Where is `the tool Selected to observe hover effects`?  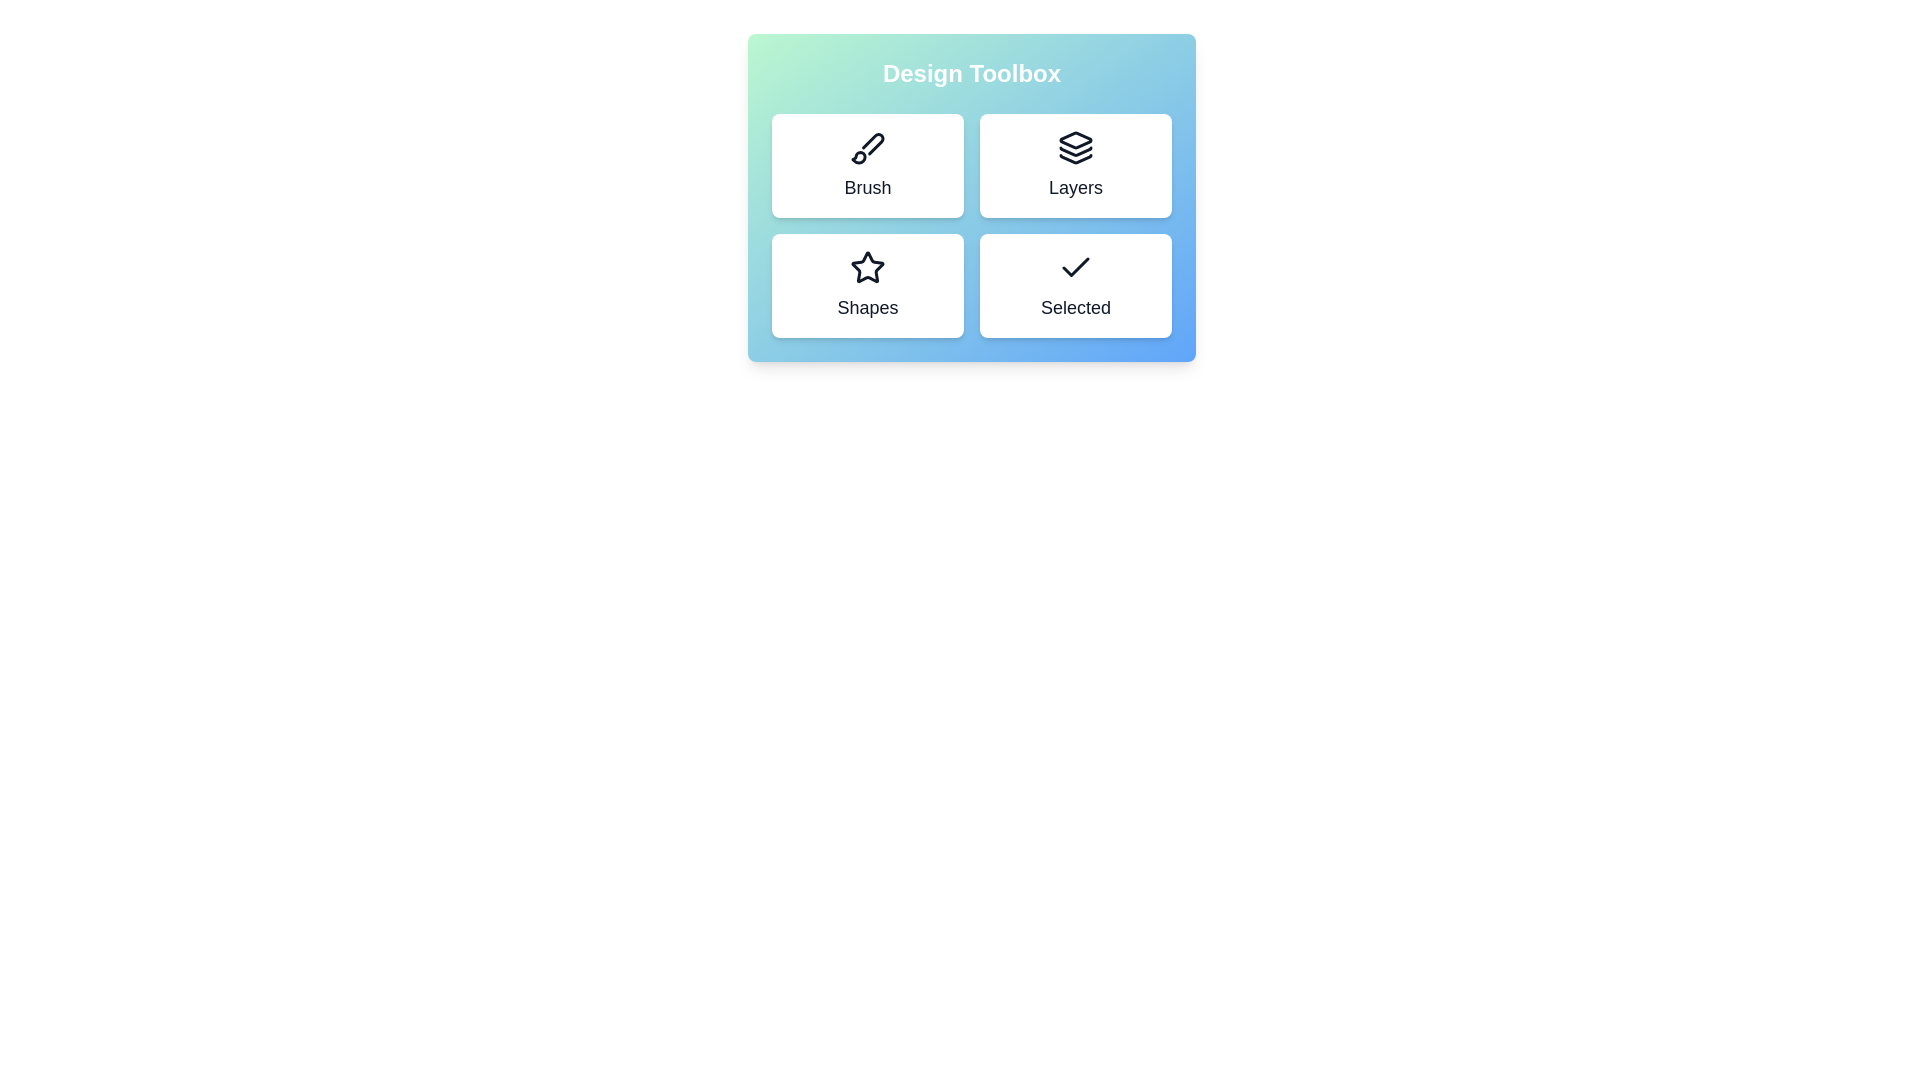
the tool Selected to observe hover effects is located at coordinates (1074, 285).